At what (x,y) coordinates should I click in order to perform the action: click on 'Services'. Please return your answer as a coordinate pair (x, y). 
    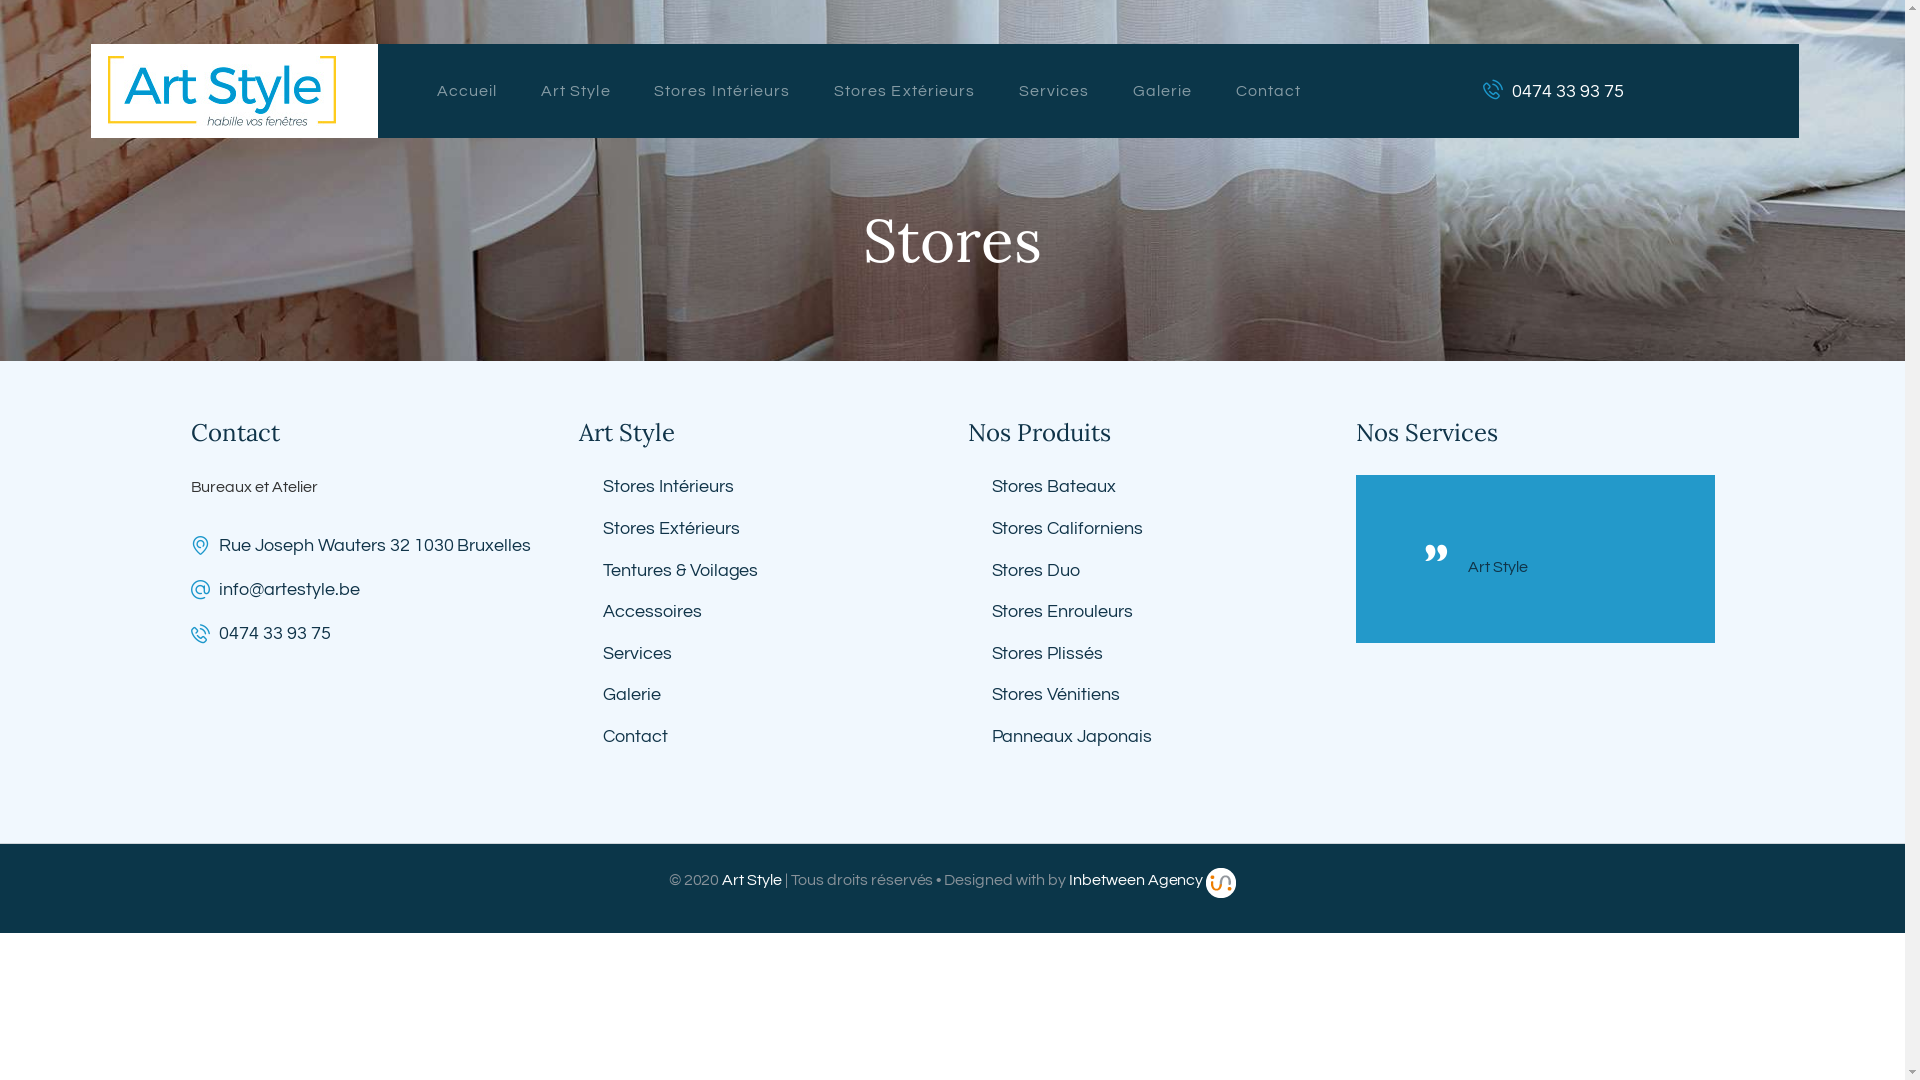
    Looking at the image, I should click on (636, 653).